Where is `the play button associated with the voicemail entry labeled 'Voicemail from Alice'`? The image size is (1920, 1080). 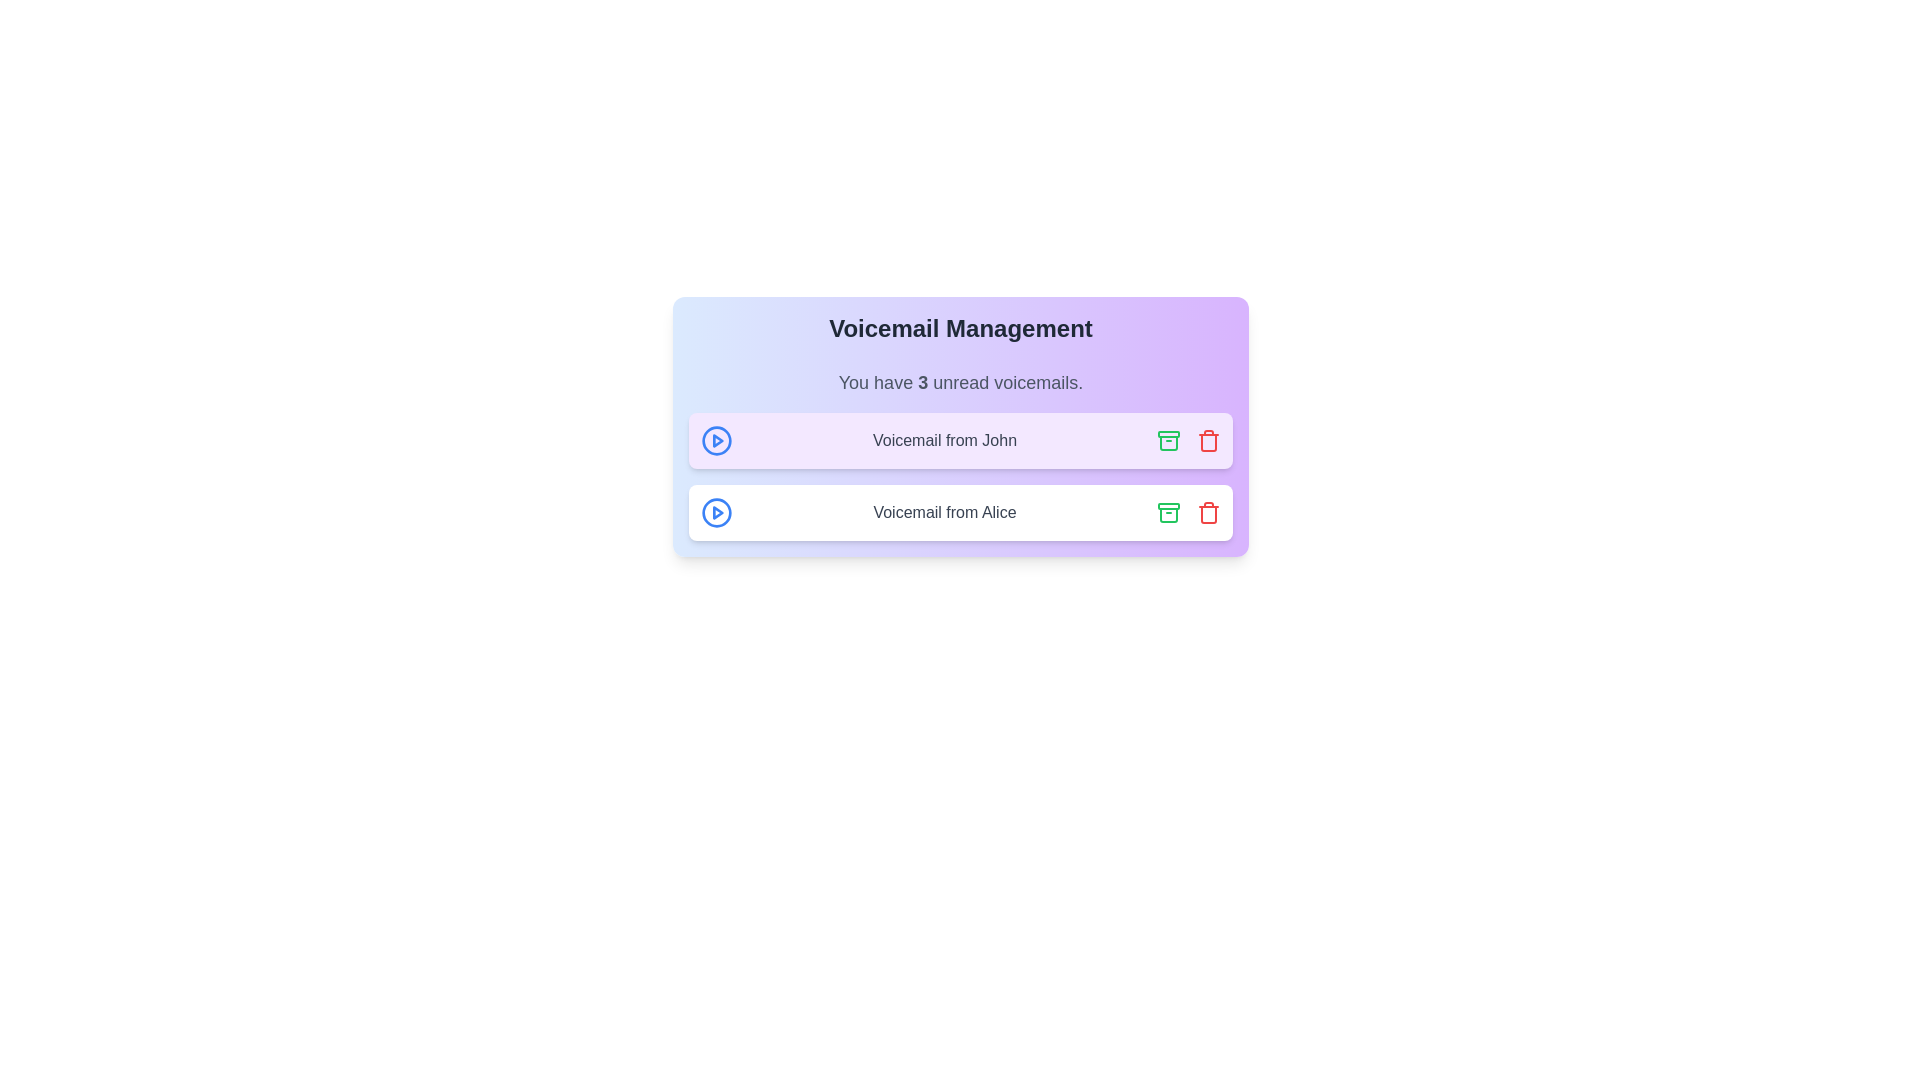
the play button associated with the voicemail entry labeled 'Voicemail from Alice' is located at coordinates (716, 512).